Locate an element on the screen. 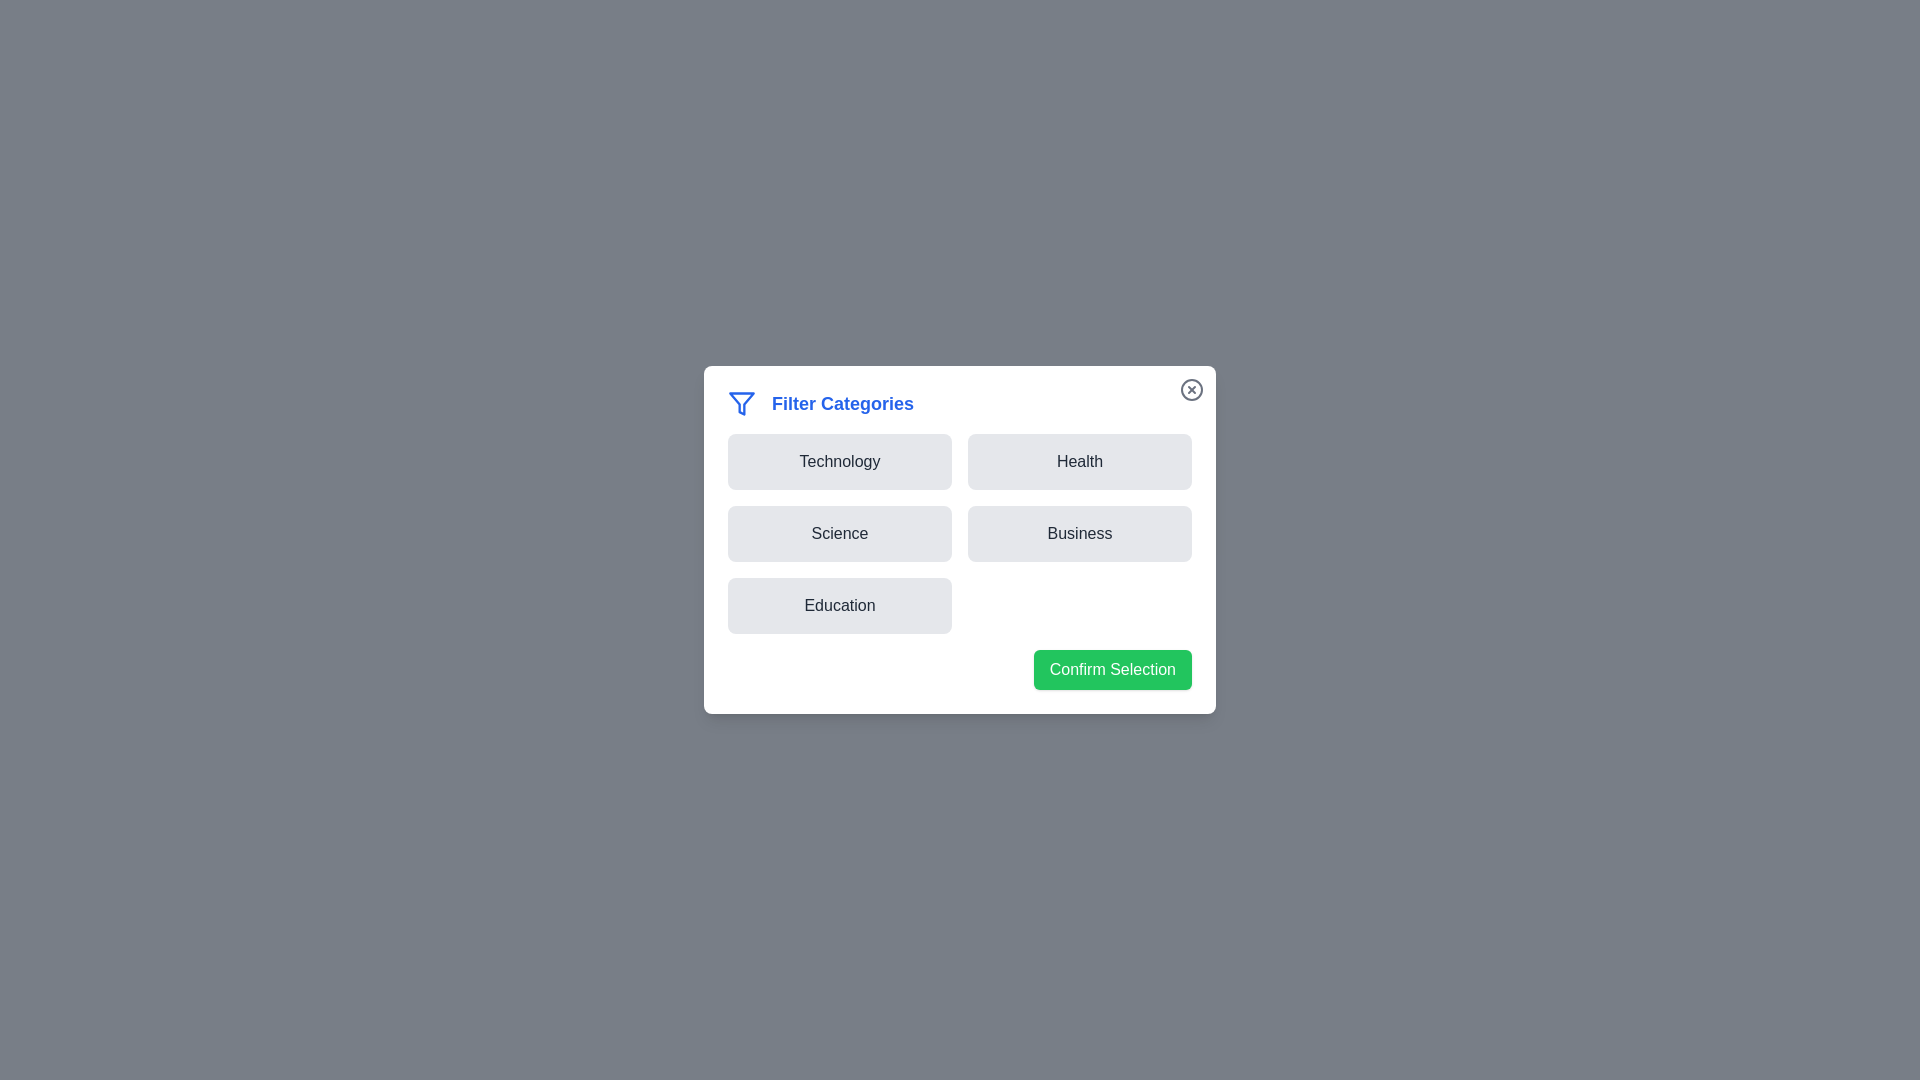  the button corresponding to the category Science is located at coordinates (840, 532).